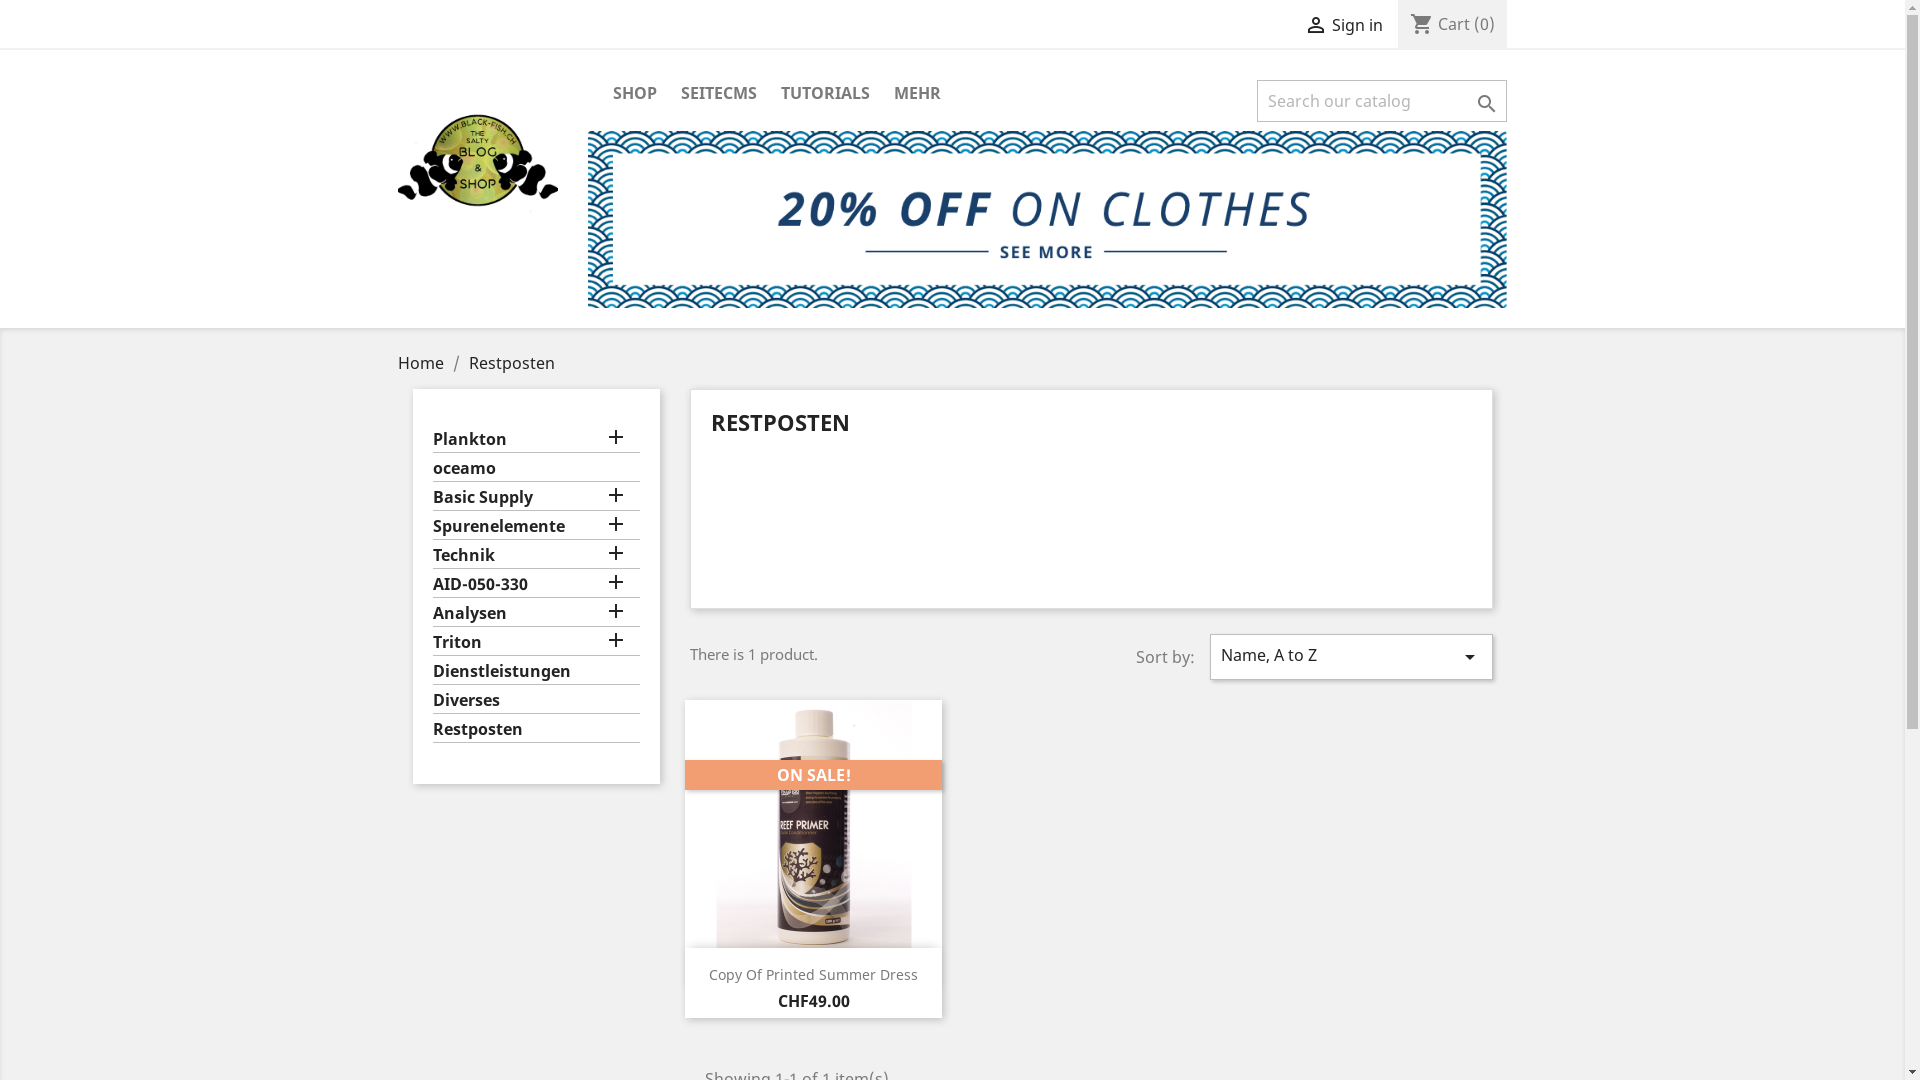 Image resolution: width=1920 pixels, height=1080 pixels. I want to click on 'Diverses', so click(536, 701).